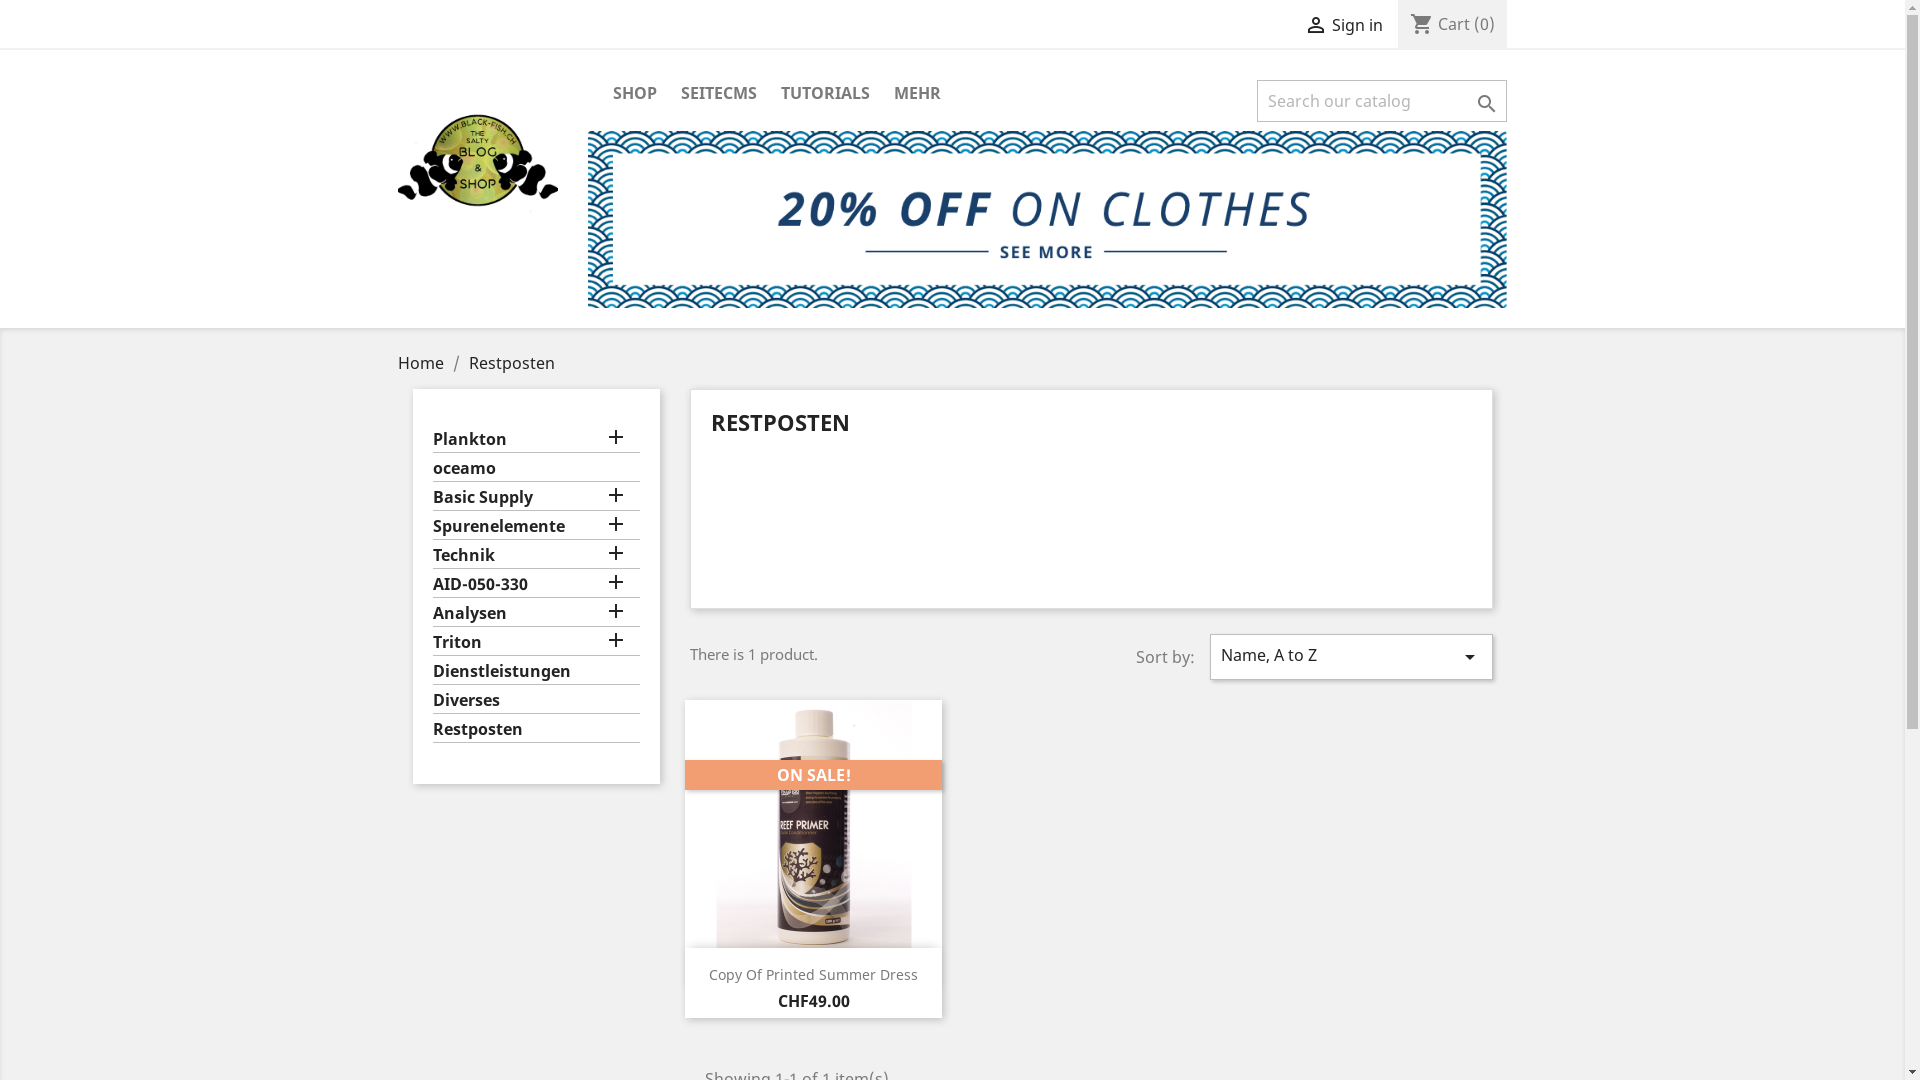 Image resolution: width=1920 pixels, height=1080 pixels. I want to click on 'Diverses', so click(536, 701).